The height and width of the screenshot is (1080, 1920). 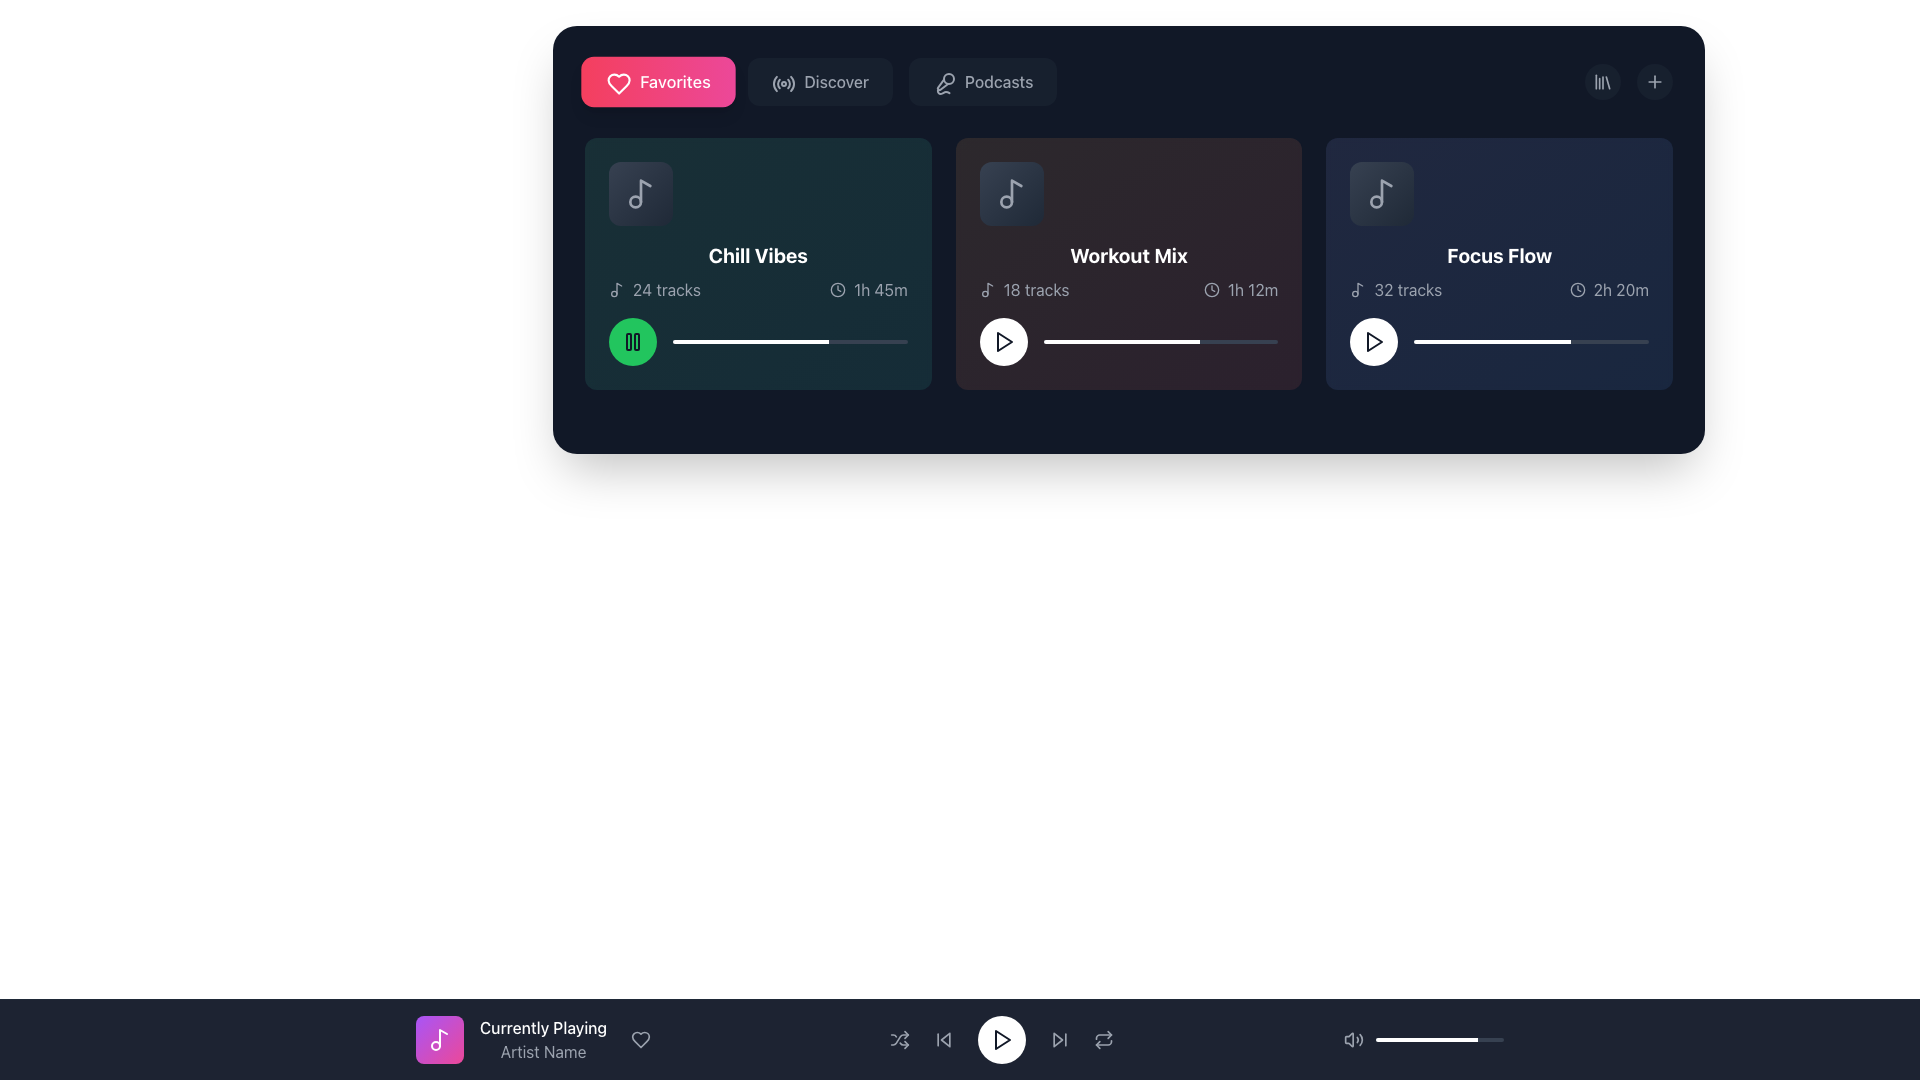 I want to click on the play button located at the lower center of the interface to initiate playback of the currently selected media, so click(x=1001, y=1039).